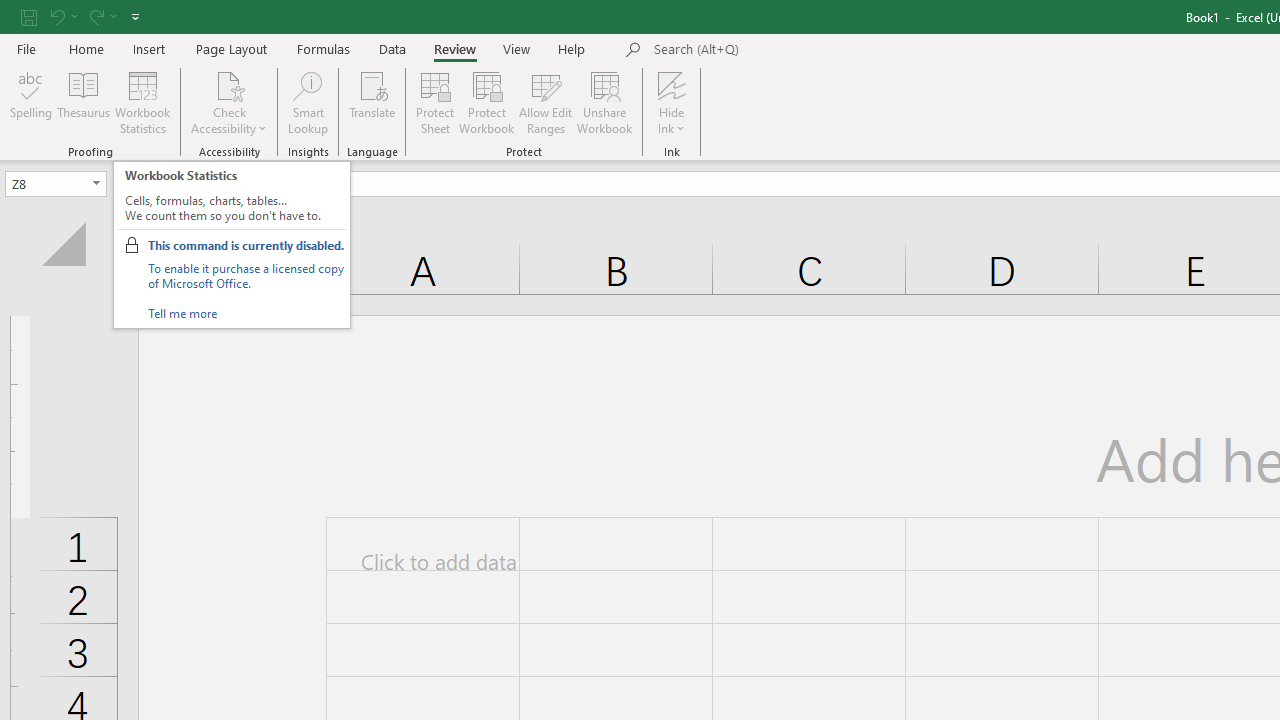 The height and width of the screenshot is (720, 1280). What do you see at coordinates (372, 103) in the screenshot?
I see `'Translate'` at bounding box center [372, 103].